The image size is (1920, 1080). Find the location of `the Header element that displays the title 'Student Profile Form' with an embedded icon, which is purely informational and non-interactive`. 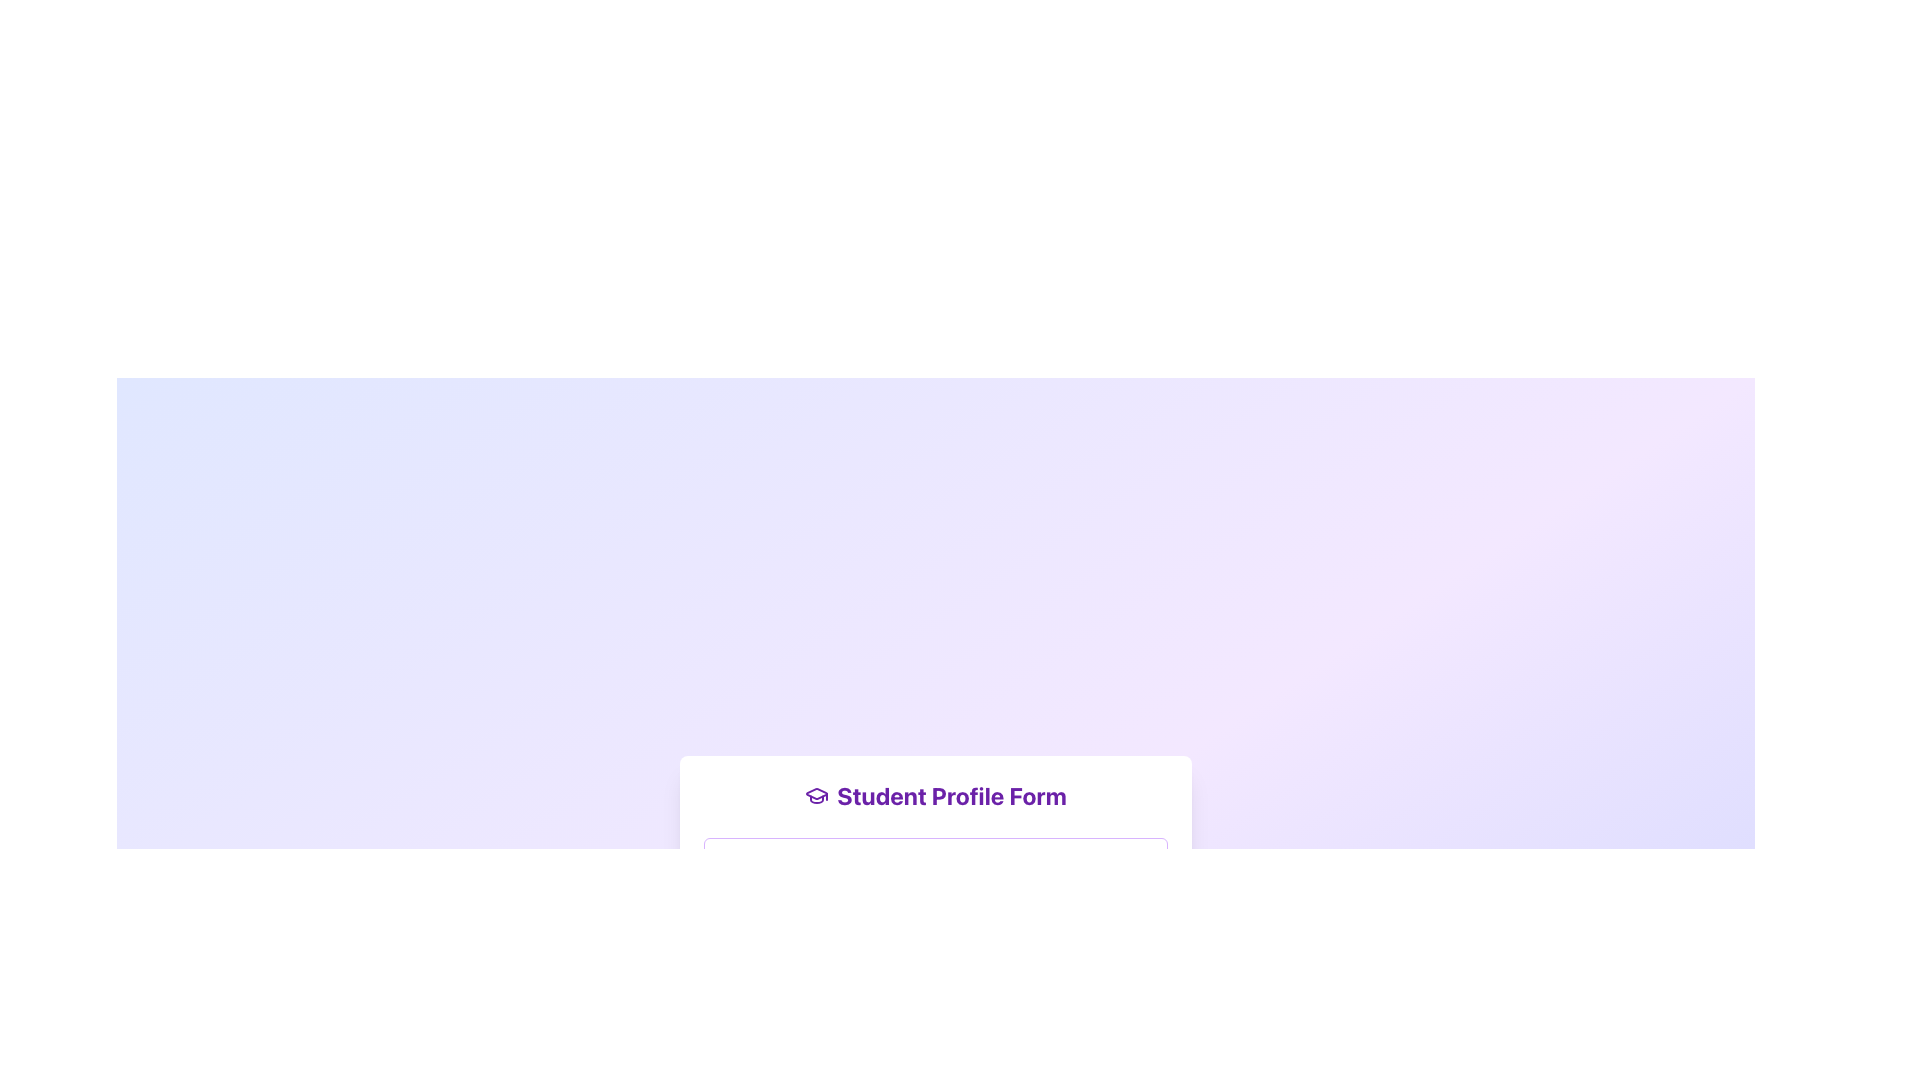

the Header element that displays the title 'Student Profile Form' with an embedded icon, which is purely informational and non-interactive is located at coordinates (935, 794).